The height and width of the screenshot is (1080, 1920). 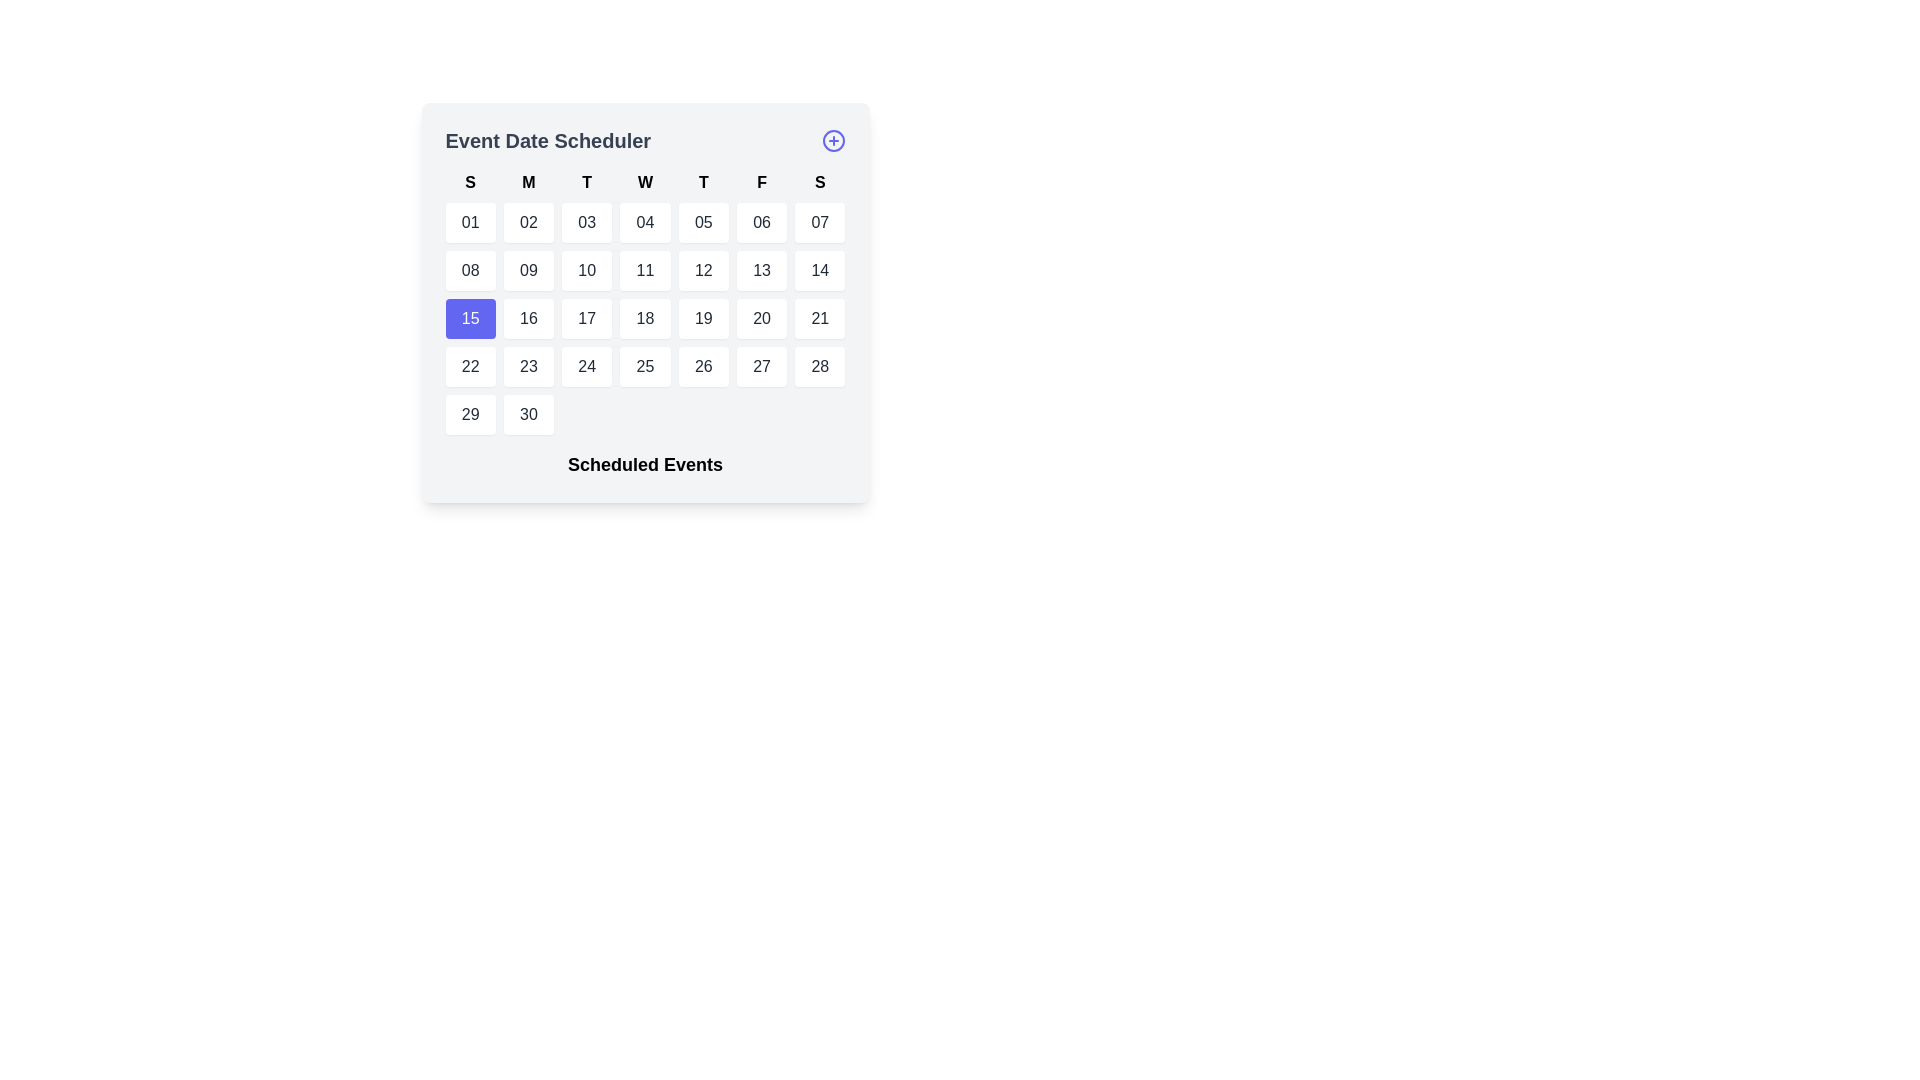 I want to click on the selectable date button '08' in the calendar interface, located in the second row and first column, so click(x=469, y=270).